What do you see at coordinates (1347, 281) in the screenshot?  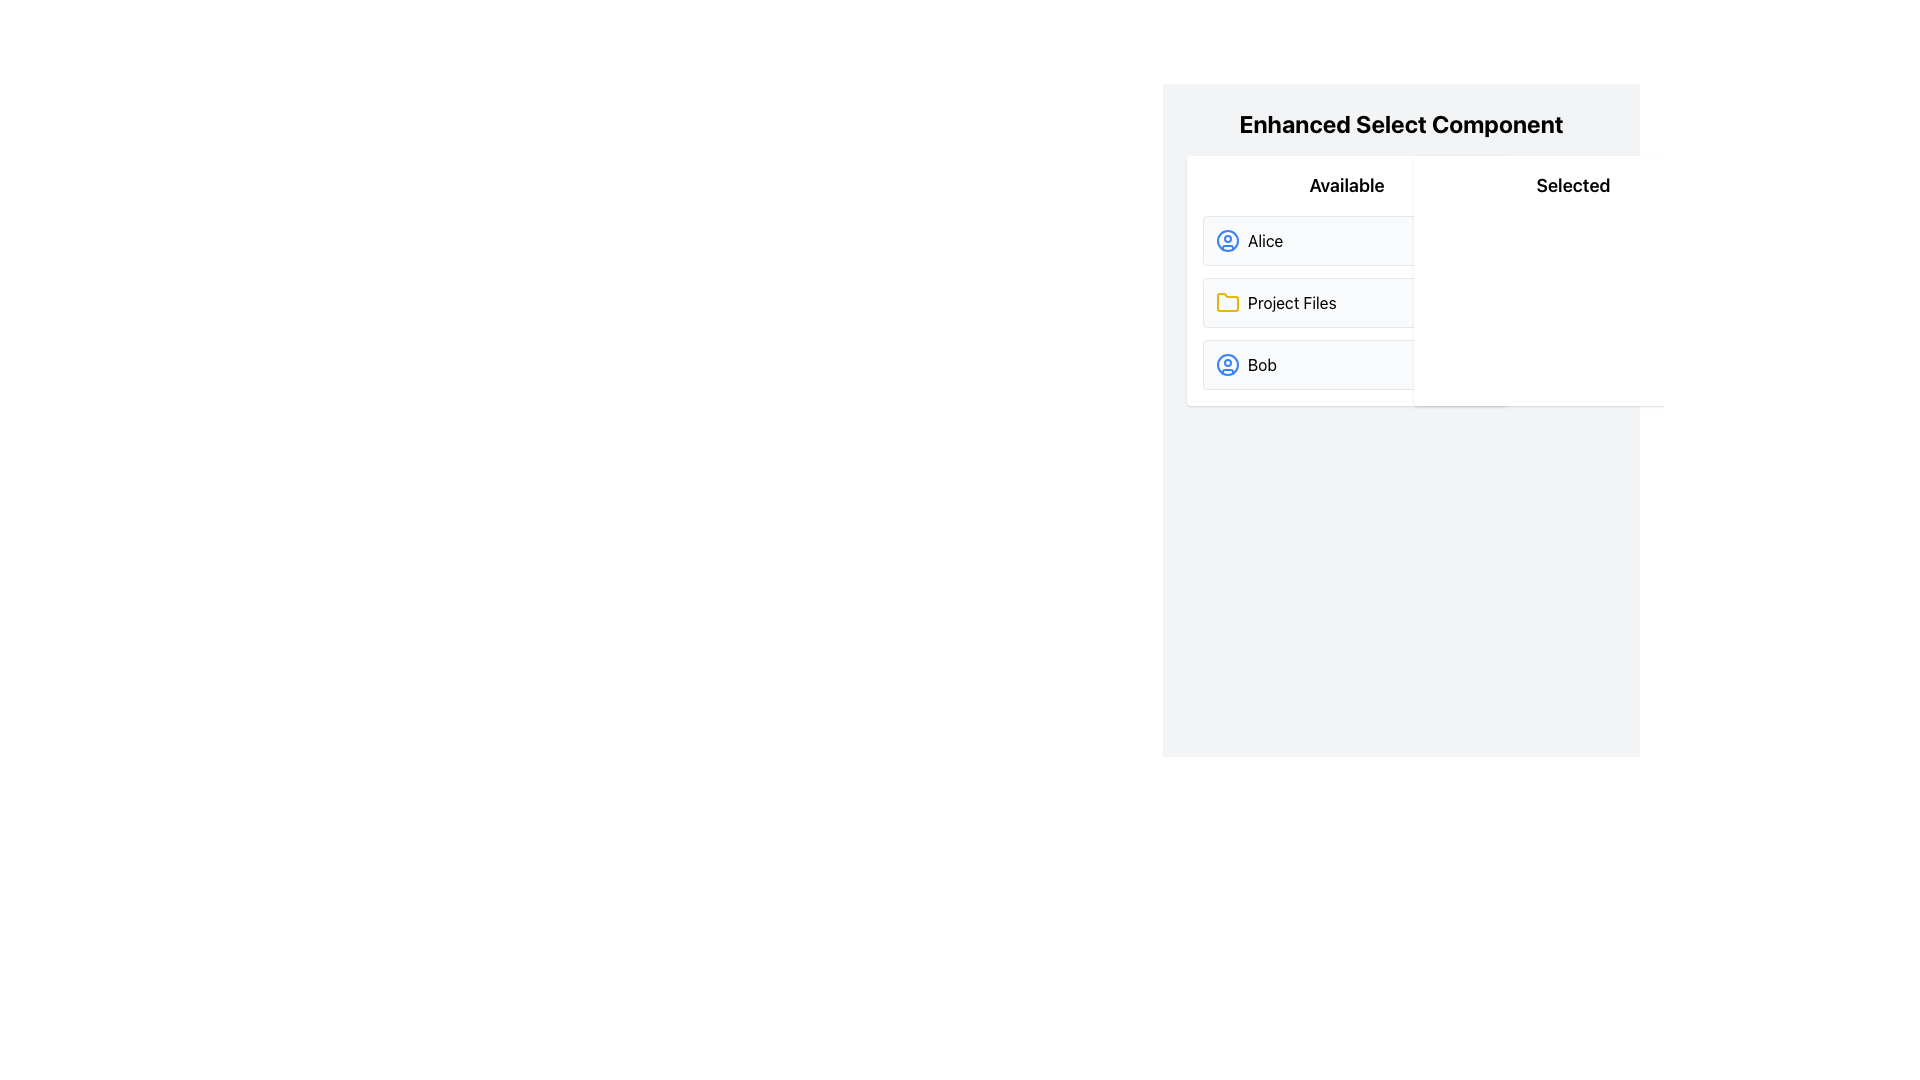 I see `and drop the selectable folder item labeled 'Project Files' from the second position under 'Available' in the left panel of the interface` at bounding box center [1347, 281].